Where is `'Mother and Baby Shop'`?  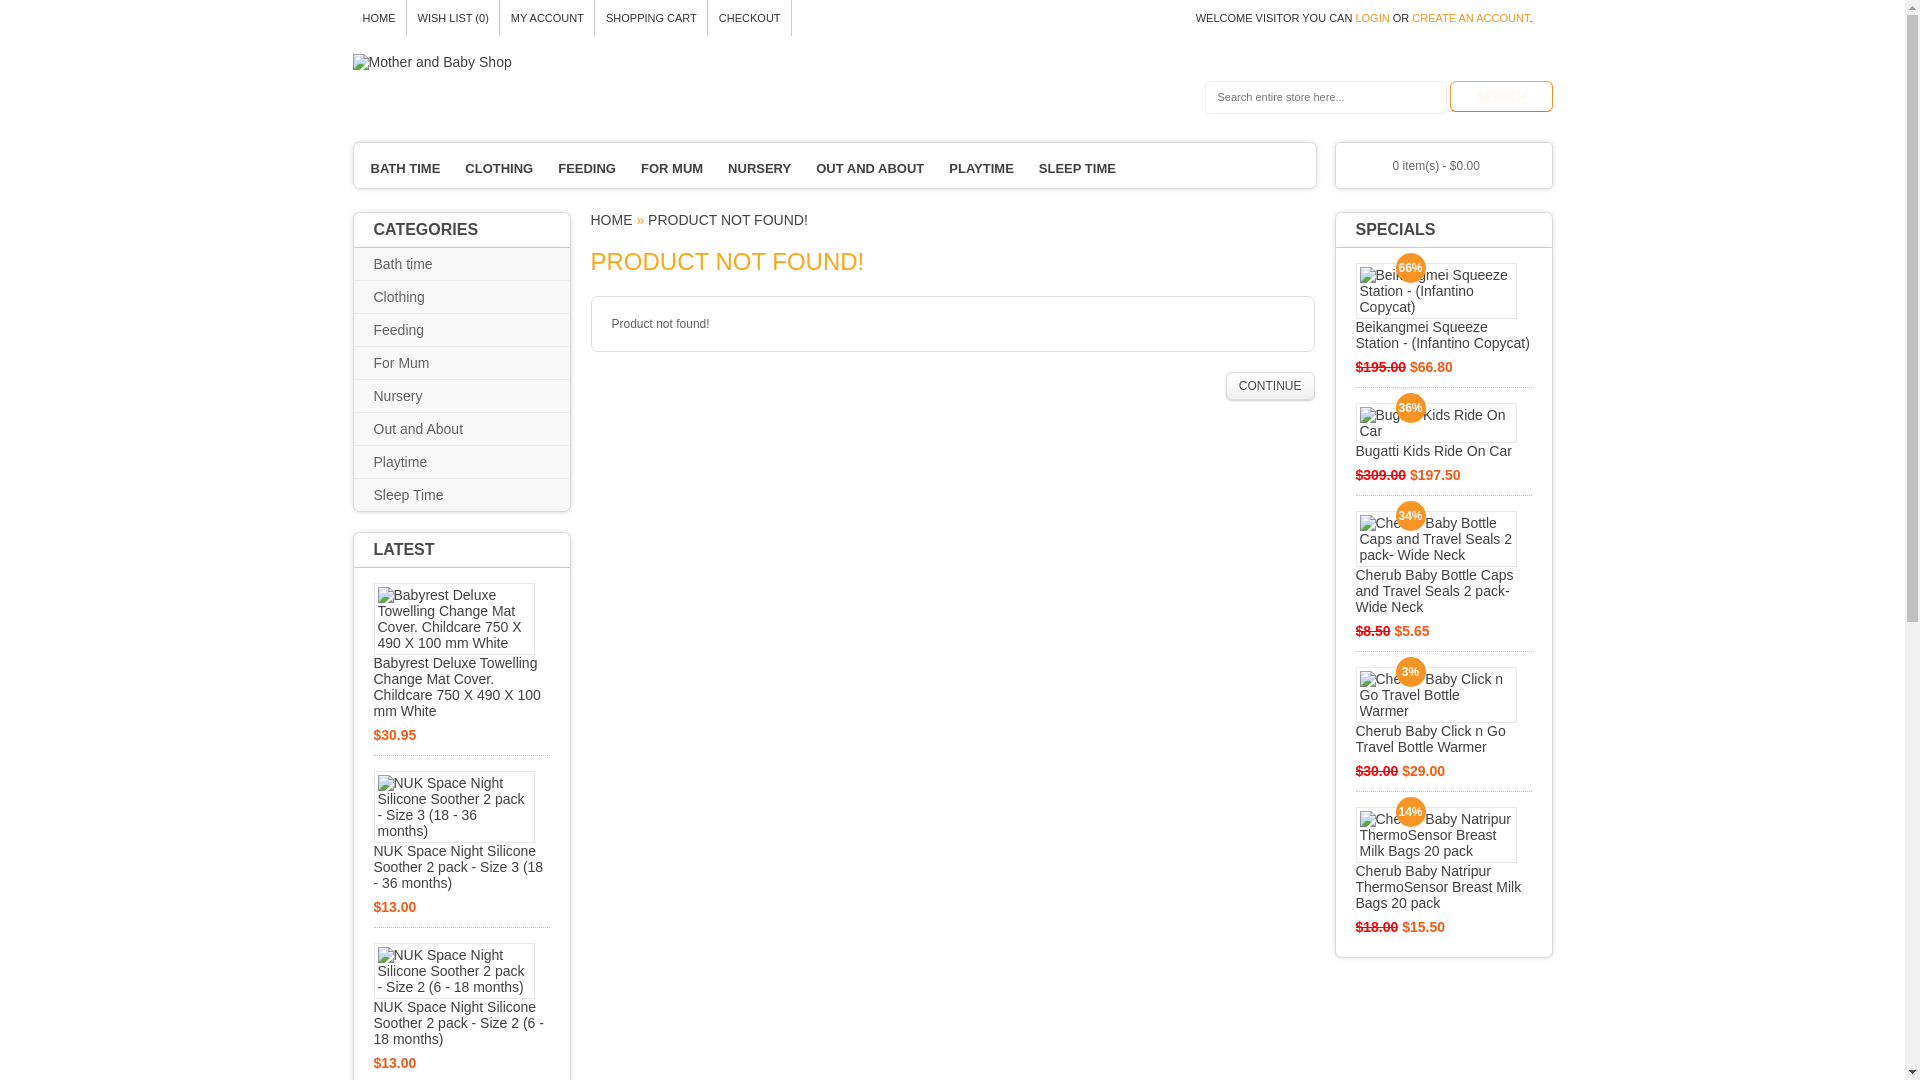 'Mother and Baby Shop' is located at coordinates (430, 60).